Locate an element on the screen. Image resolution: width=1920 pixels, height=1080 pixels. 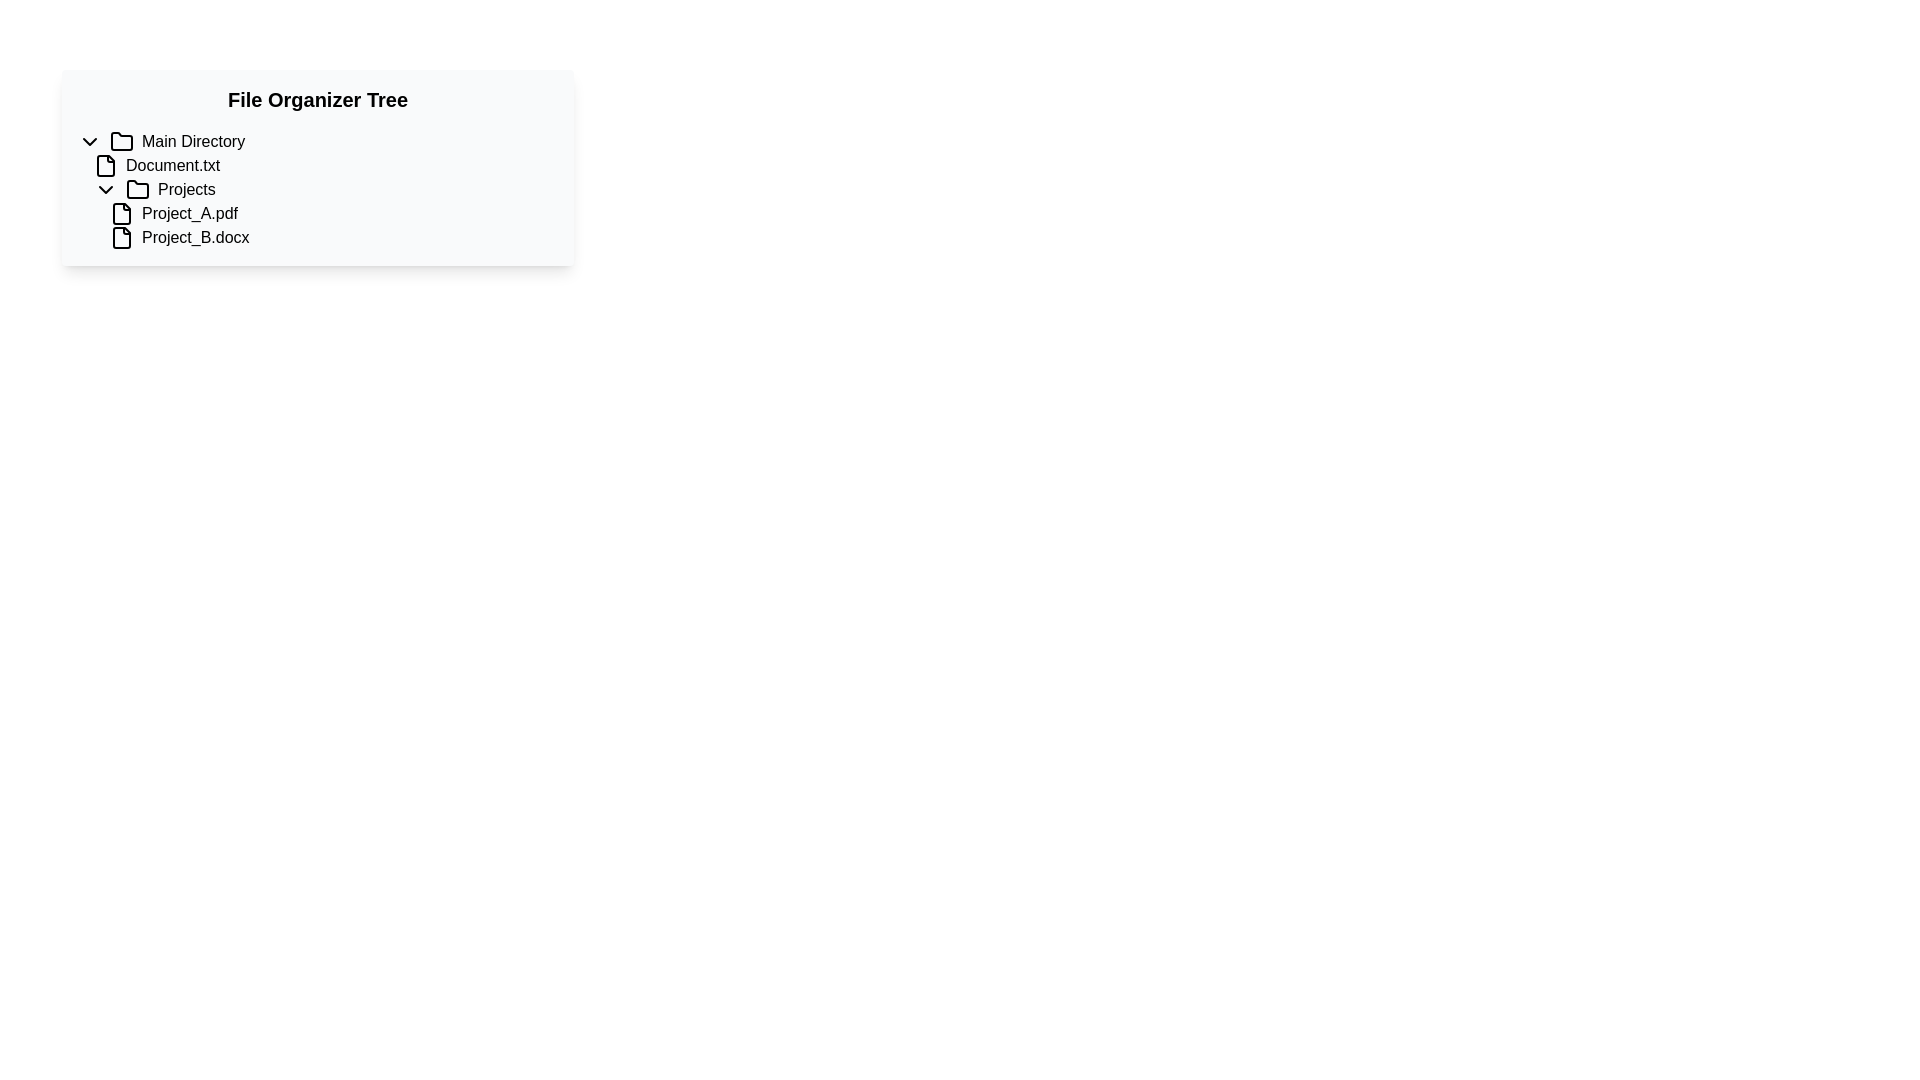
the 'Document.txt' text label located beneath the 'Main Directory' item in the file organizer tree is located at coordinates (172, 164).